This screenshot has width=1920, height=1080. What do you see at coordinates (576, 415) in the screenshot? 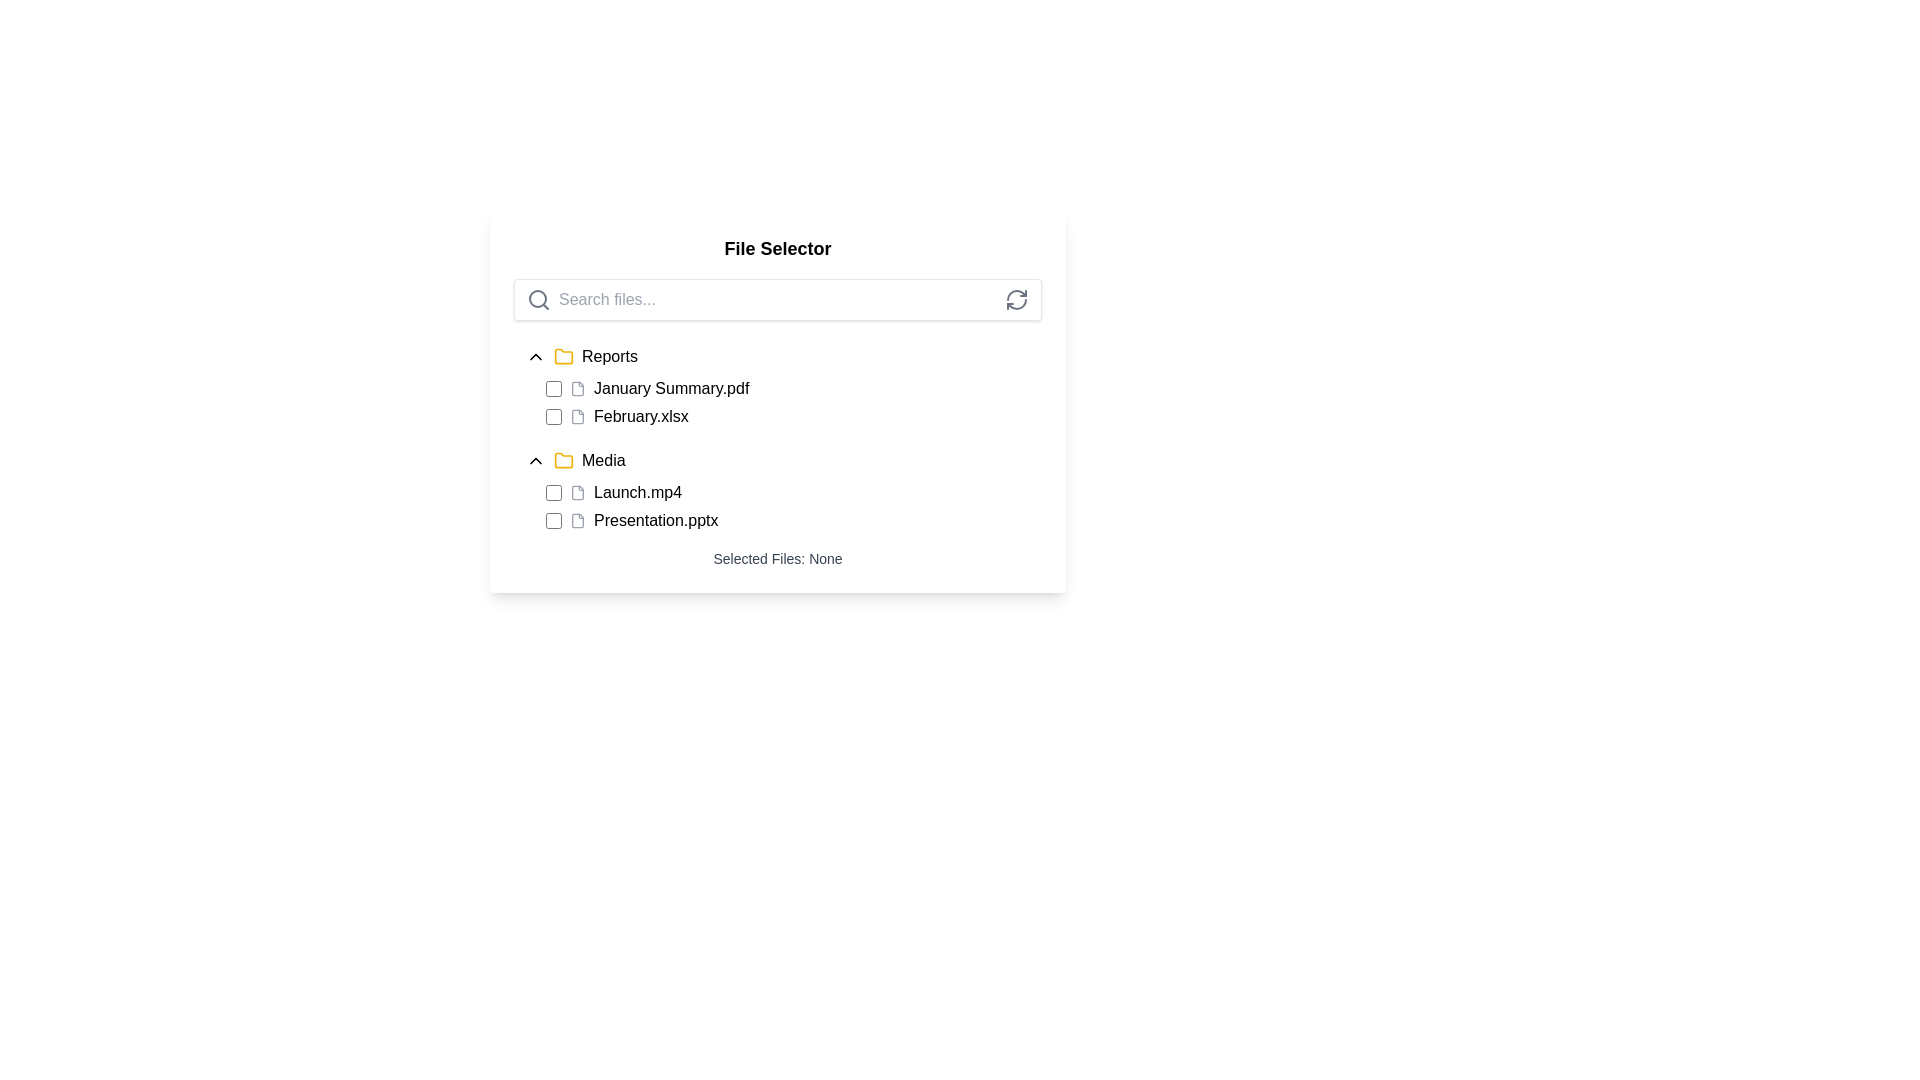
I see `the file icon representing 'February.xlsx'` at bounding box center [576, 415].